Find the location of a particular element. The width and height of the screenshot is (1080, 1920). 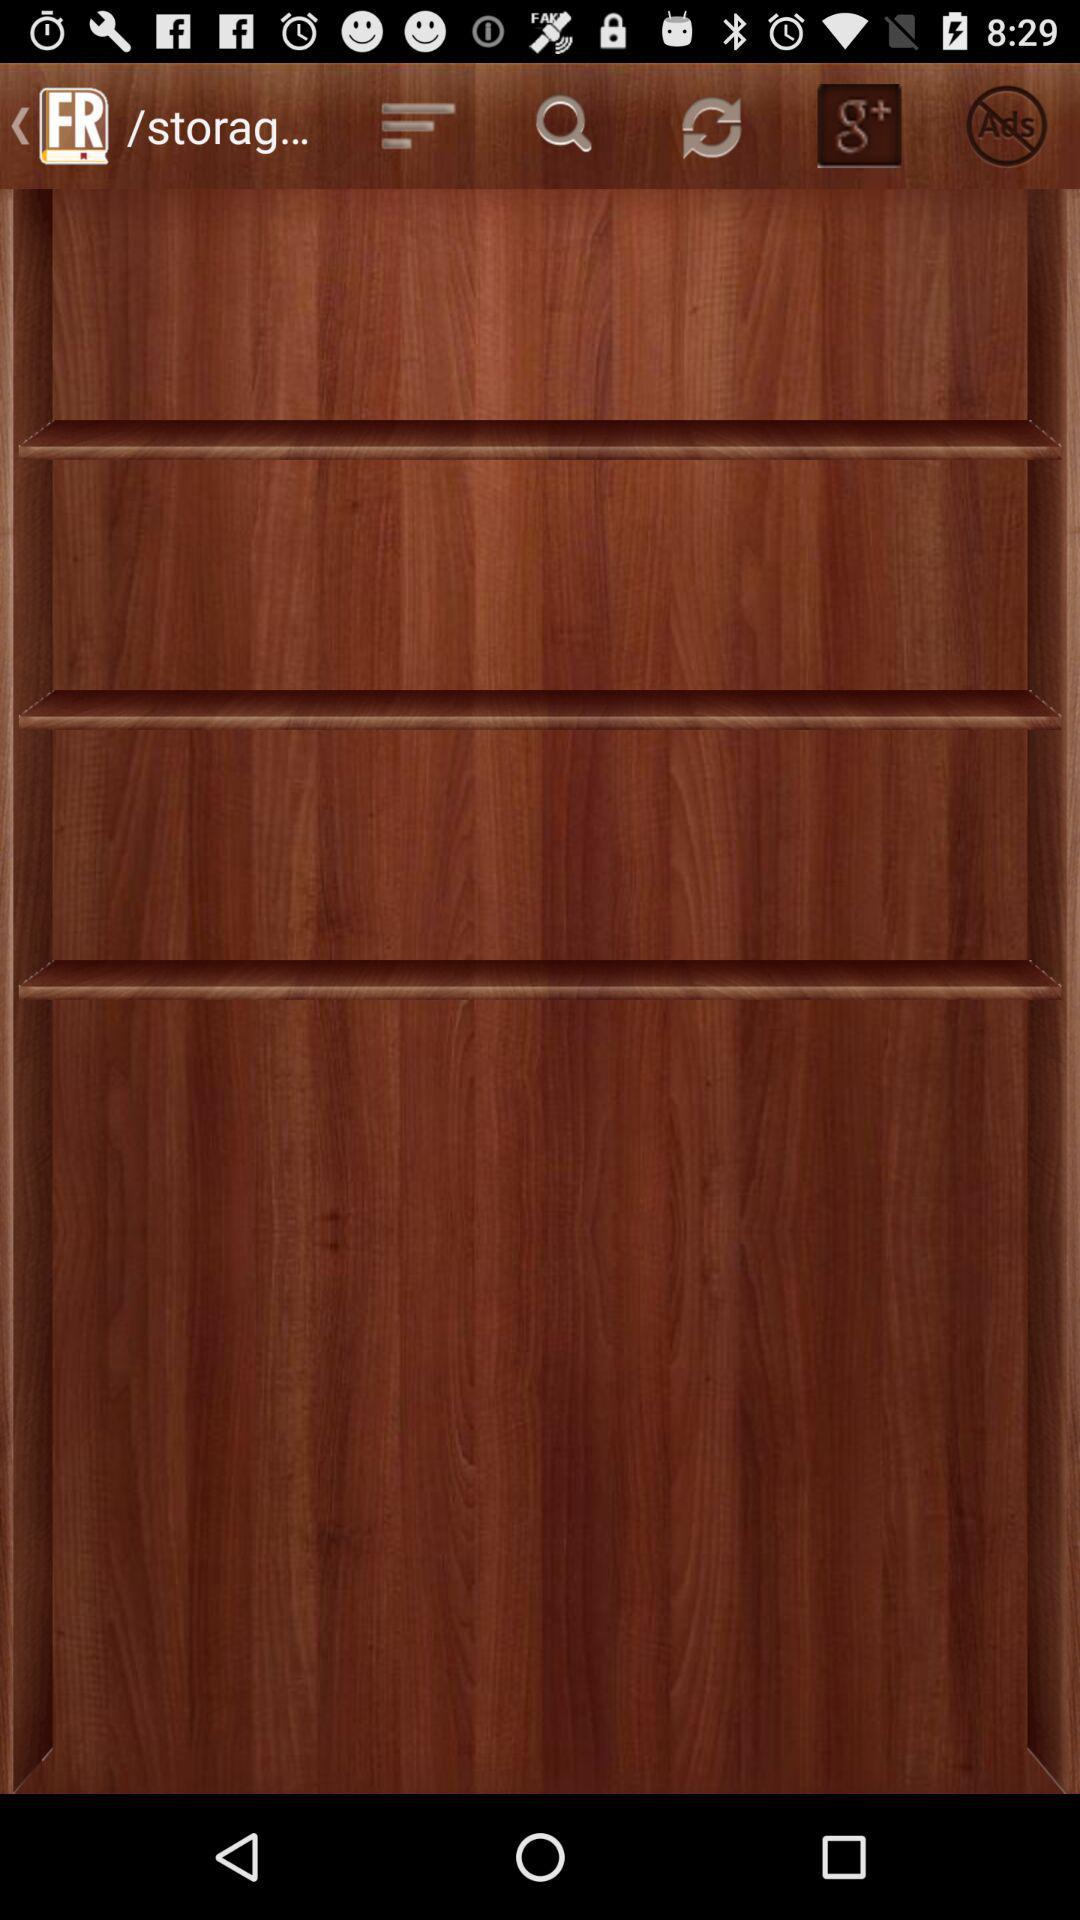

app to the right of the storage emulated 0 item is located at coordinates (417, 124).